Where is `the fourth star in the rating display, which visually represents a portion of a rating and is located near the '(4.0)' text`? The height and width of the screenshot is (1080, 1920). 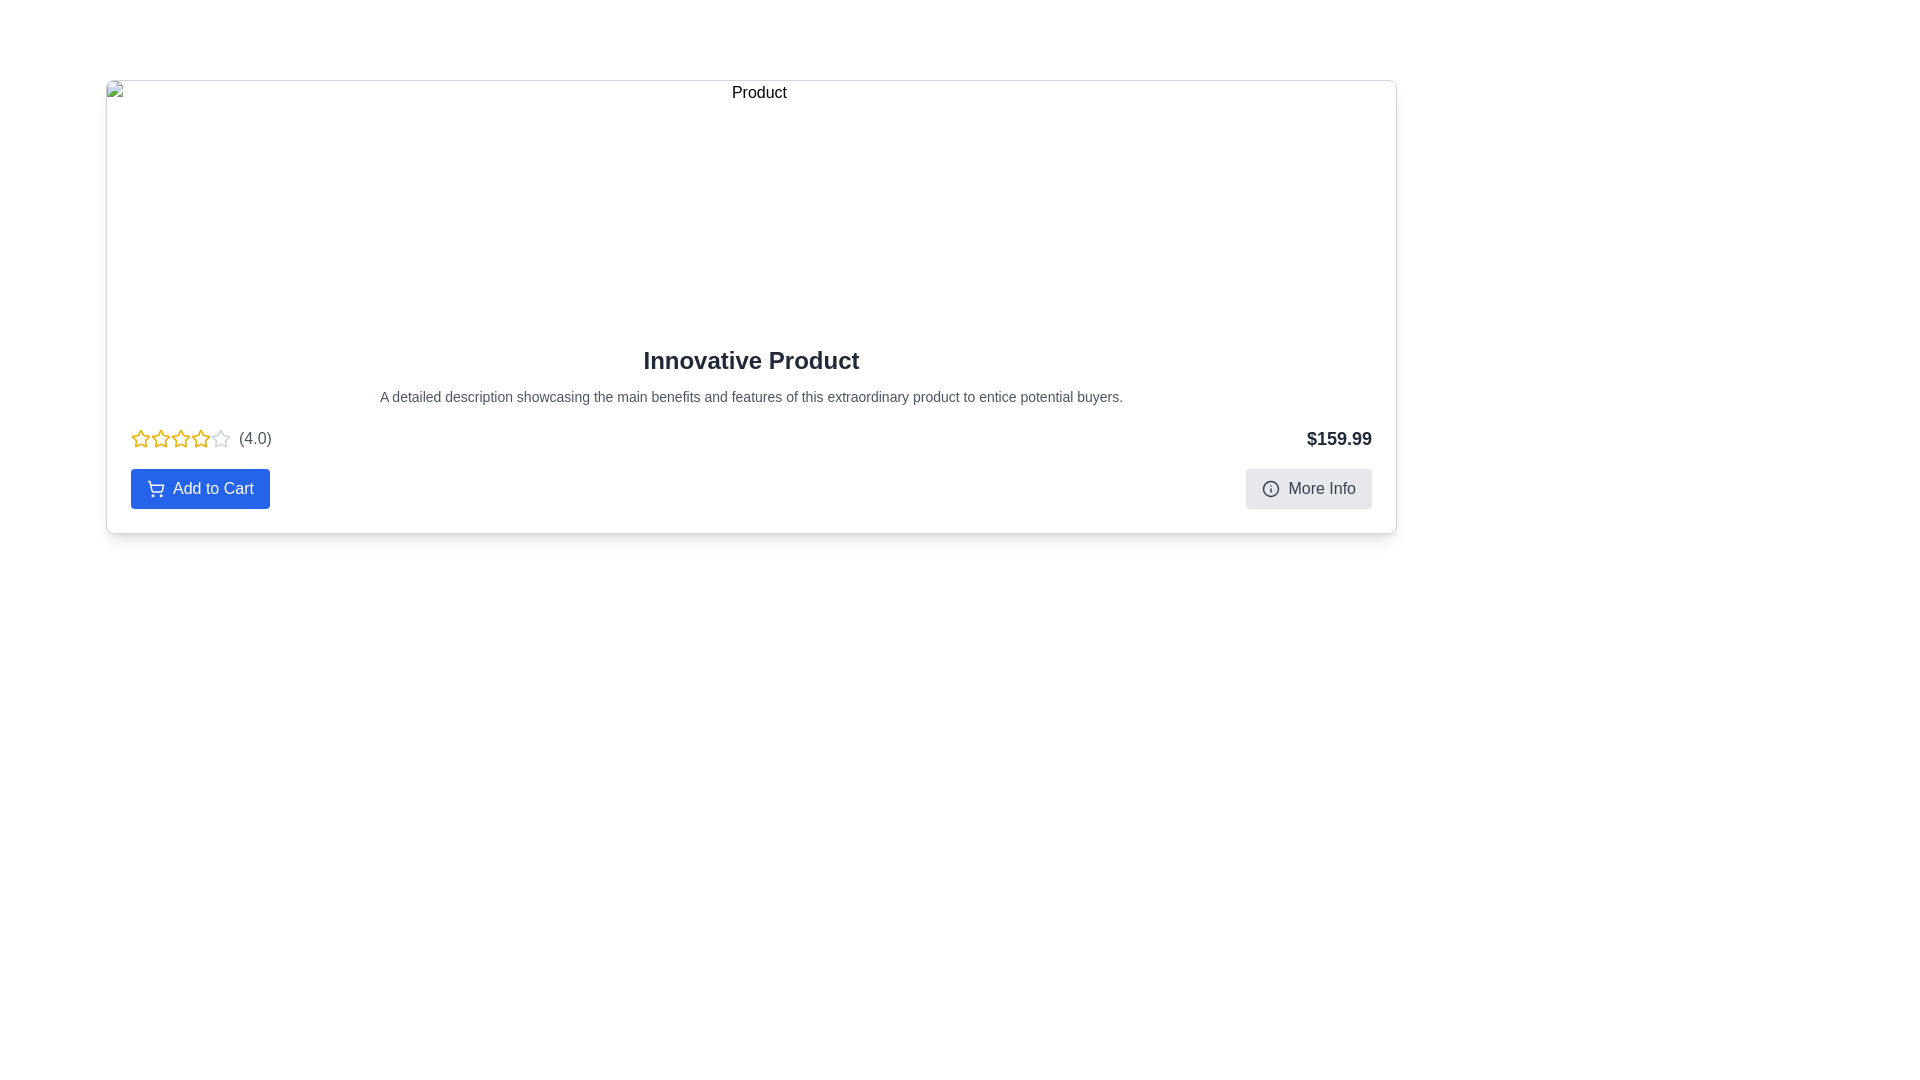 the fourth star in the rating display, which visually represents a portion of a rating and is located near the '(4.0)' text is located at coordinates (201, 438).